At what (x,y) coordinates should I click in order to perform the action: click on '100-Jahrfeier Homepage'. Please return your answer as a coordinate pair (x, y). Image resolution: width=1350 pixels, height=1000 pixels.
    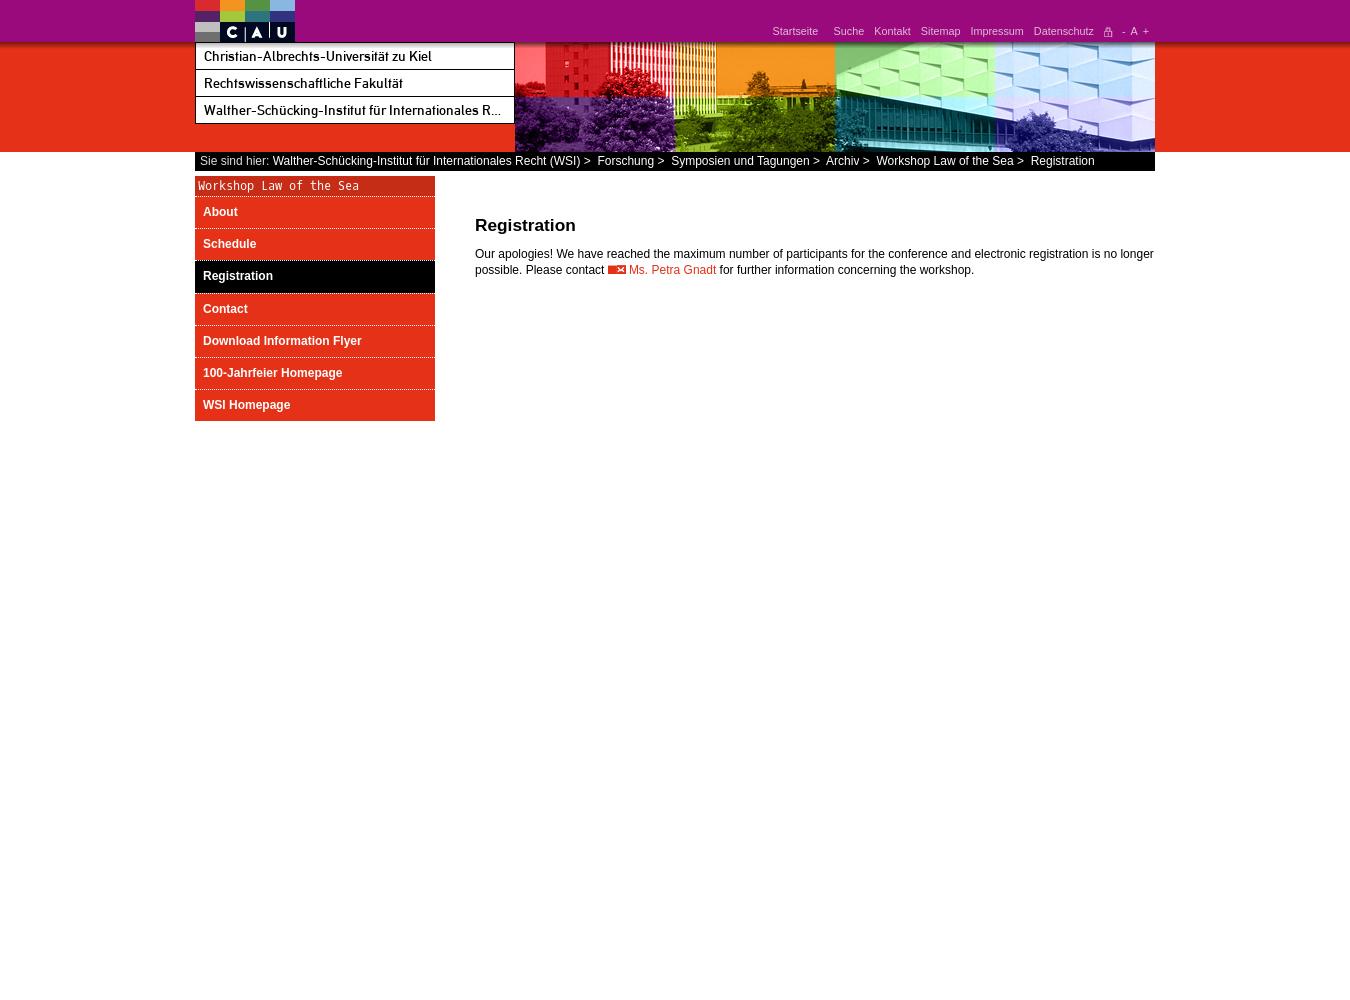
    Looking at the image, I should click on (271, 371).